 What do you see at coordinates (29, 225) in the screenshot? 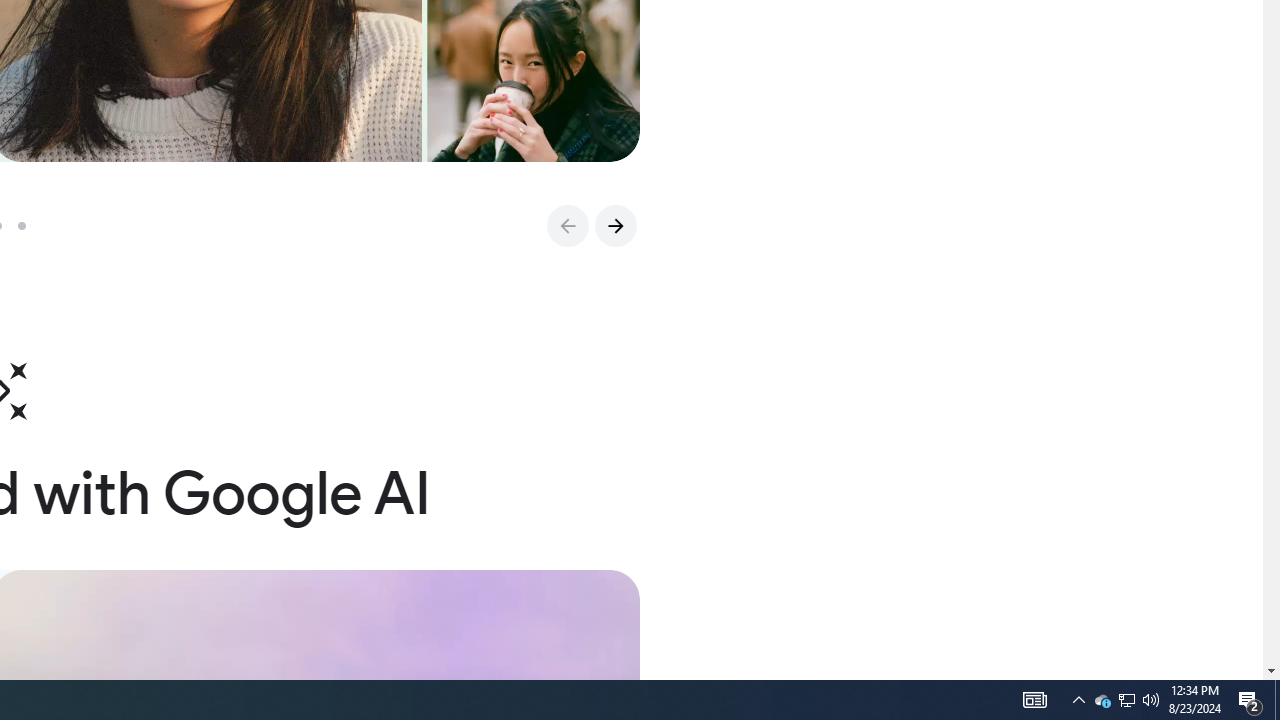
I see `'Go to slide 3'` at bounding box center [29, 225].